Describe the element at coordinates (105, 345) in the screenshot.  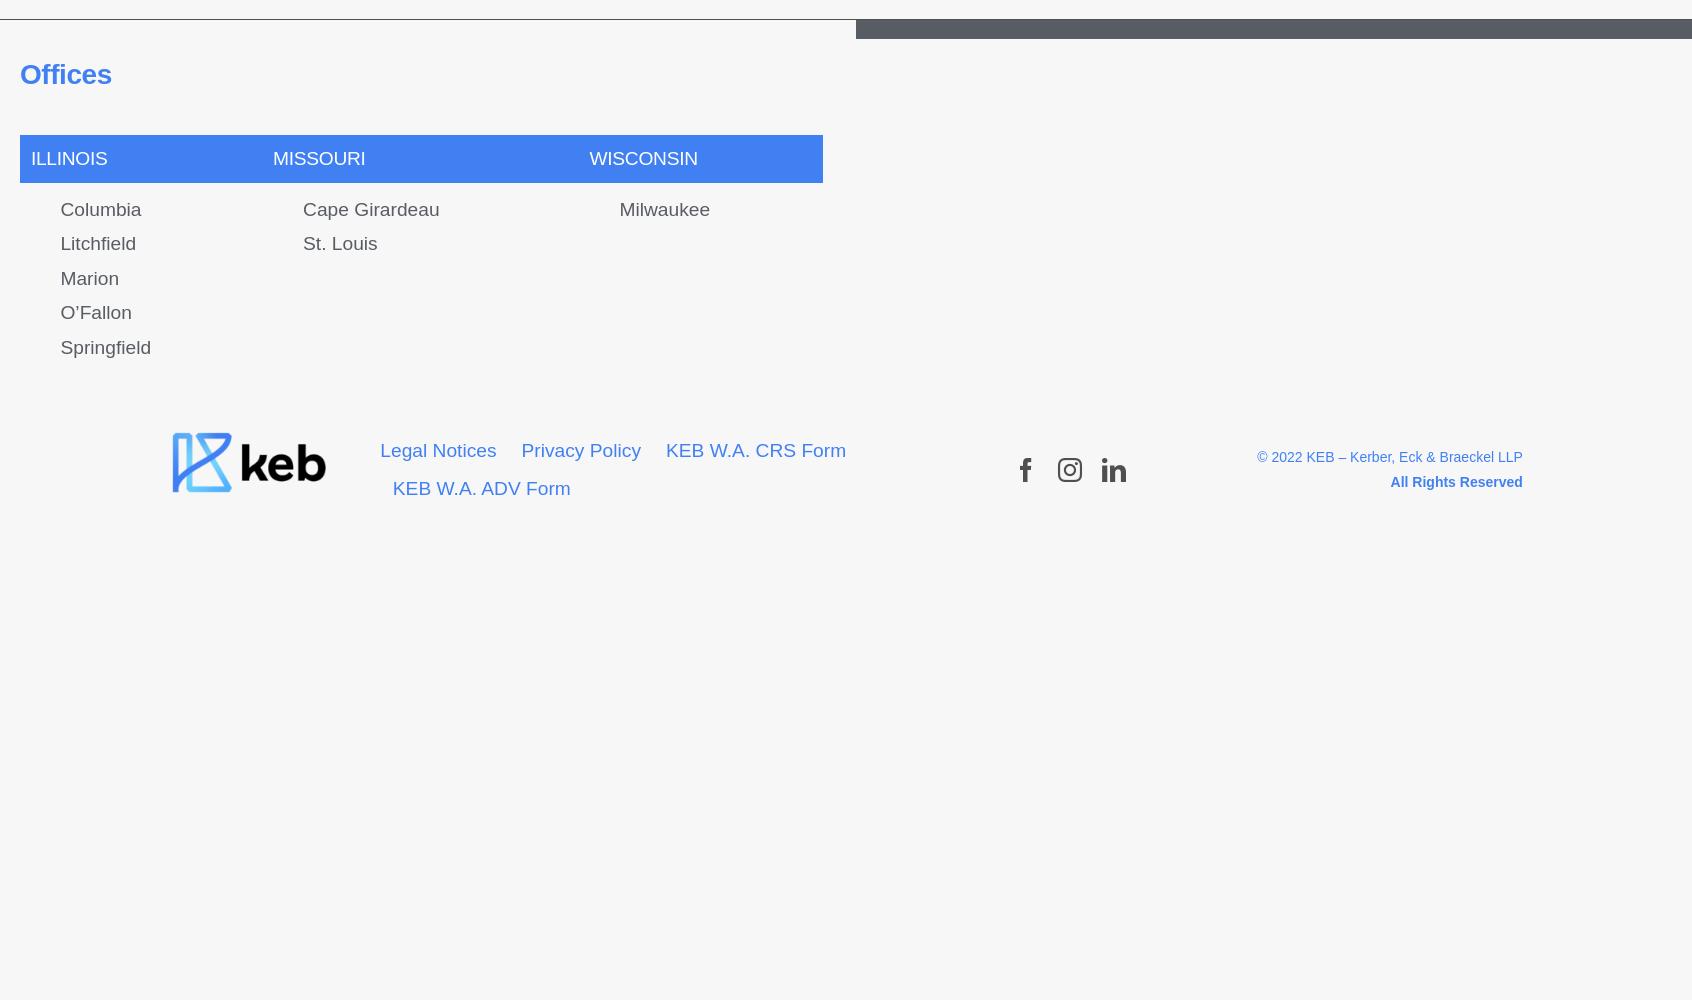
I see `'Springfield'` at that location.